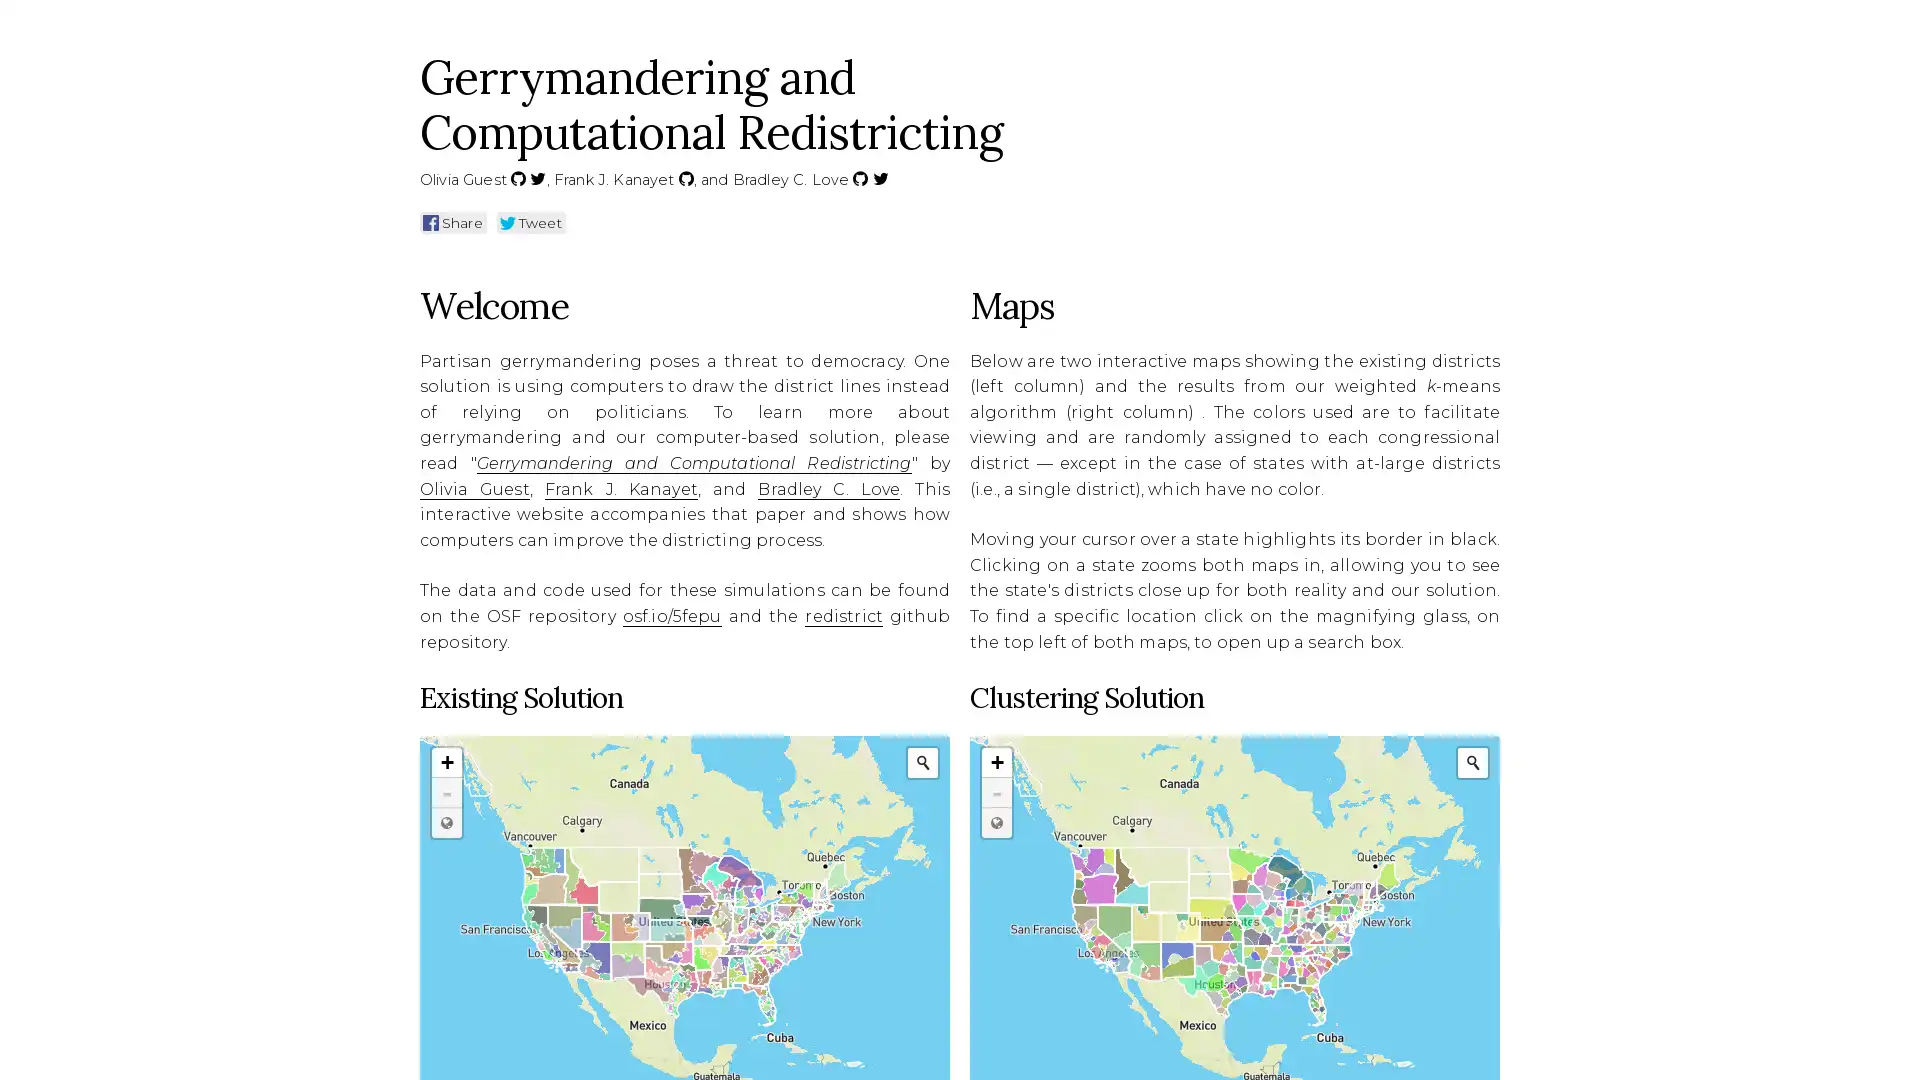  What do you see at coordinates (997, 792) in the screenshot?
I see `Zoom out` at bounding box center [997, 792].